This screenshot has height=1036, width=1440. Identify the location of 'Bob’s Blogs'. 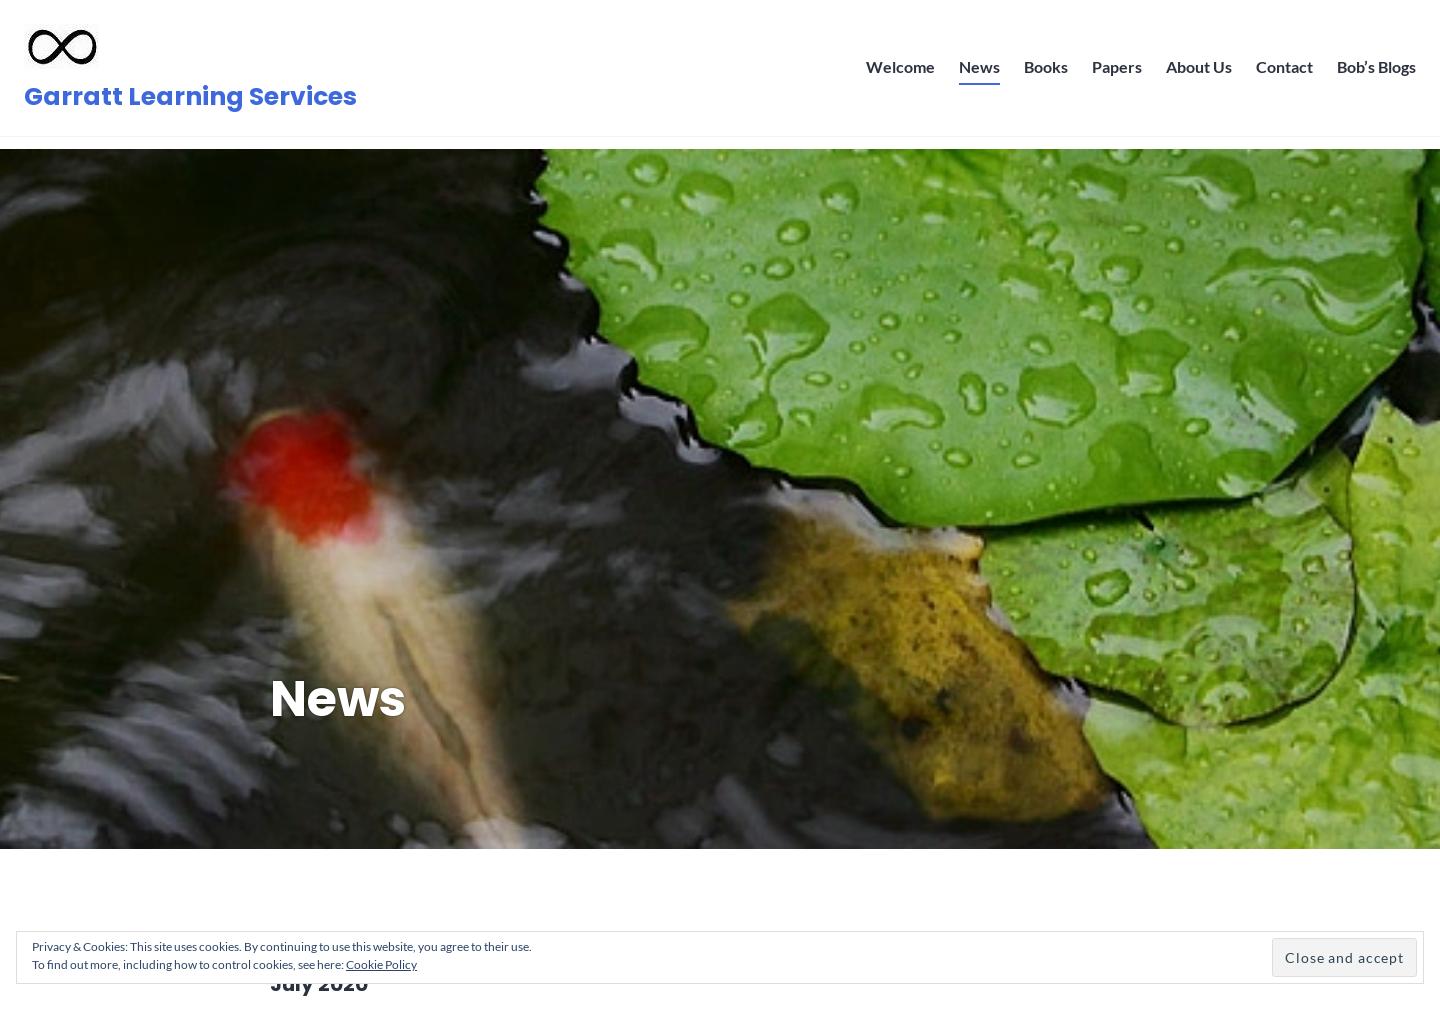
(1329, 71).